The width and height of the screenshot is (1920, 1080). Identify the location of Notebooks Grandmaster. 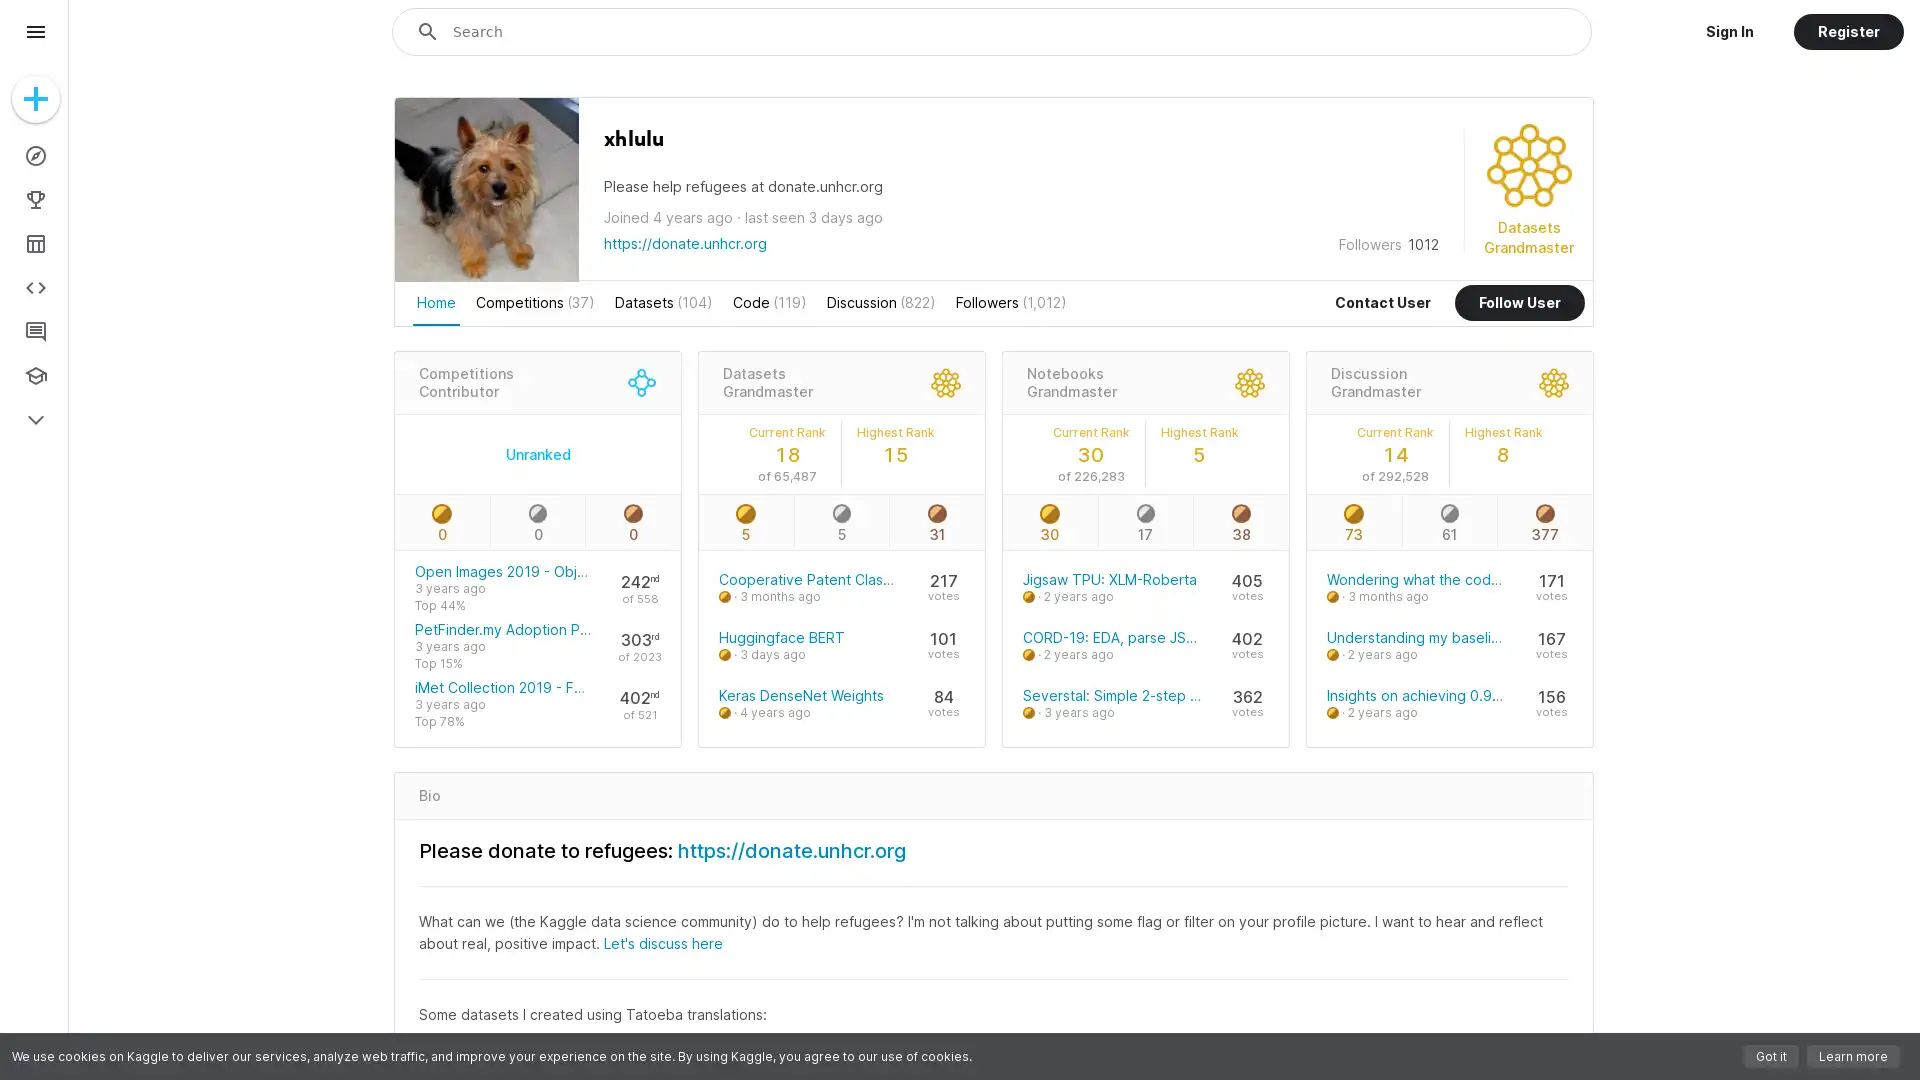
(1069, 382).